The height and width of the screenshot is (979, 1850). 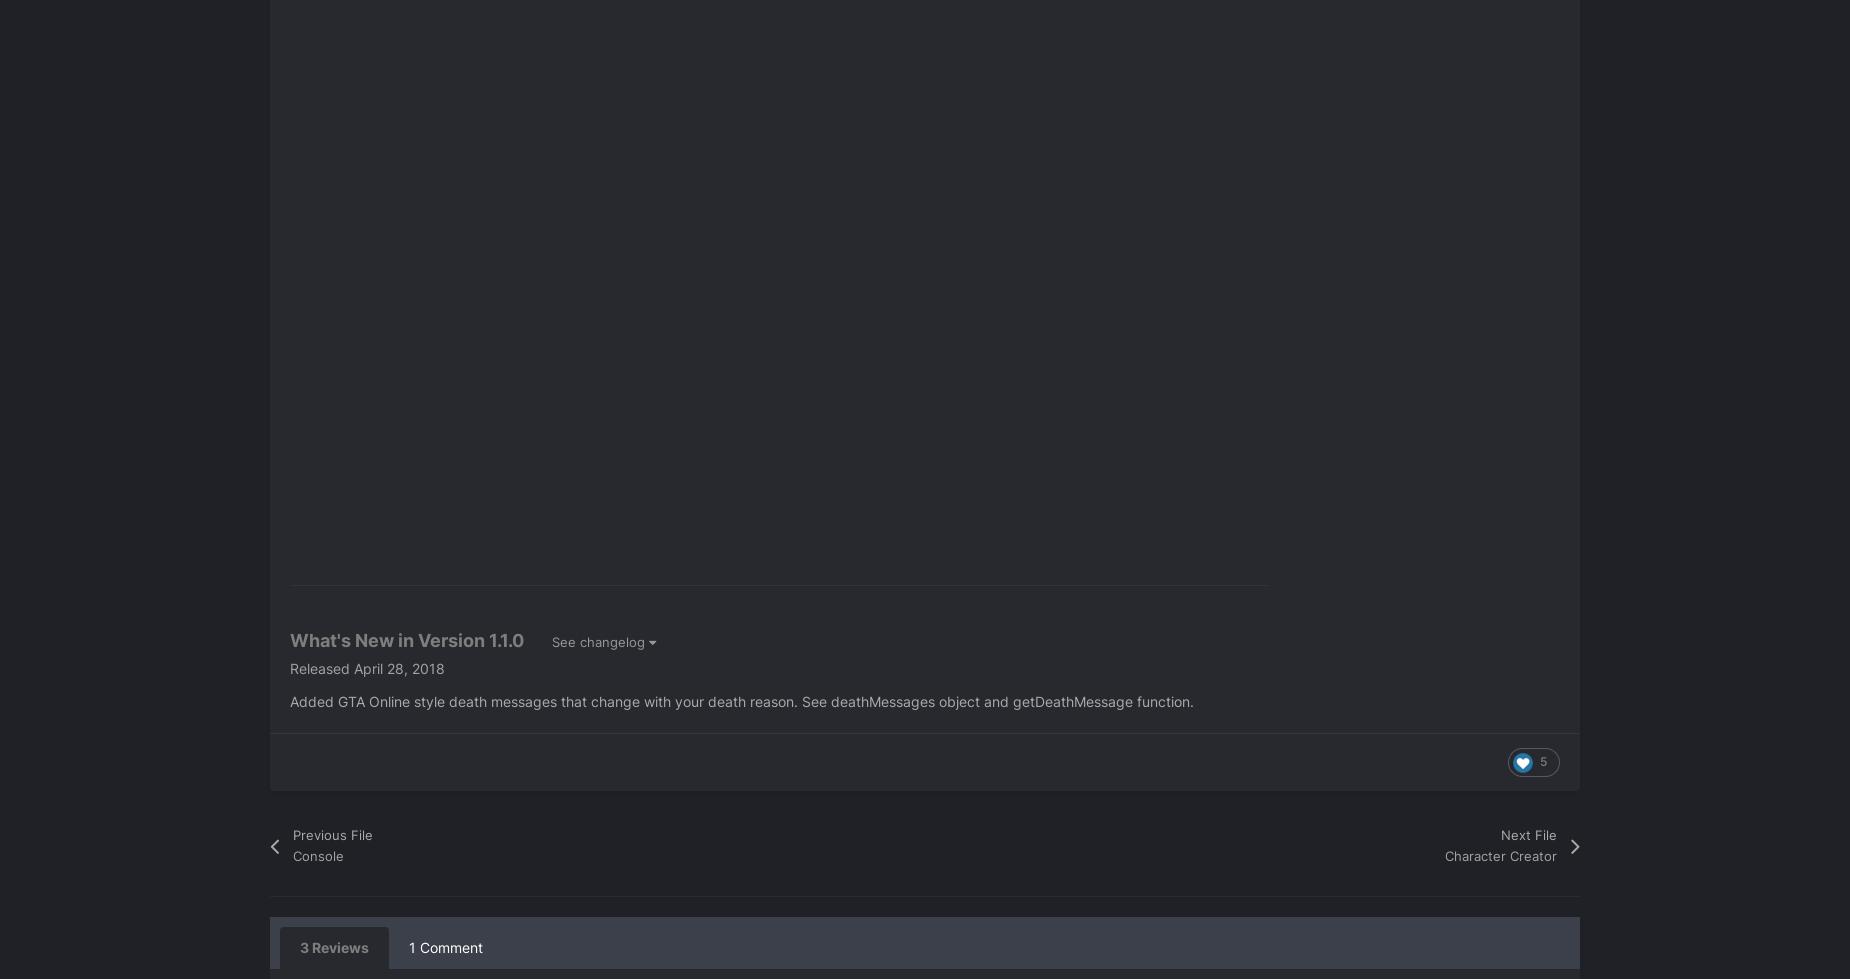 I want to click on 'See changelog', so click(x=600, y=639).